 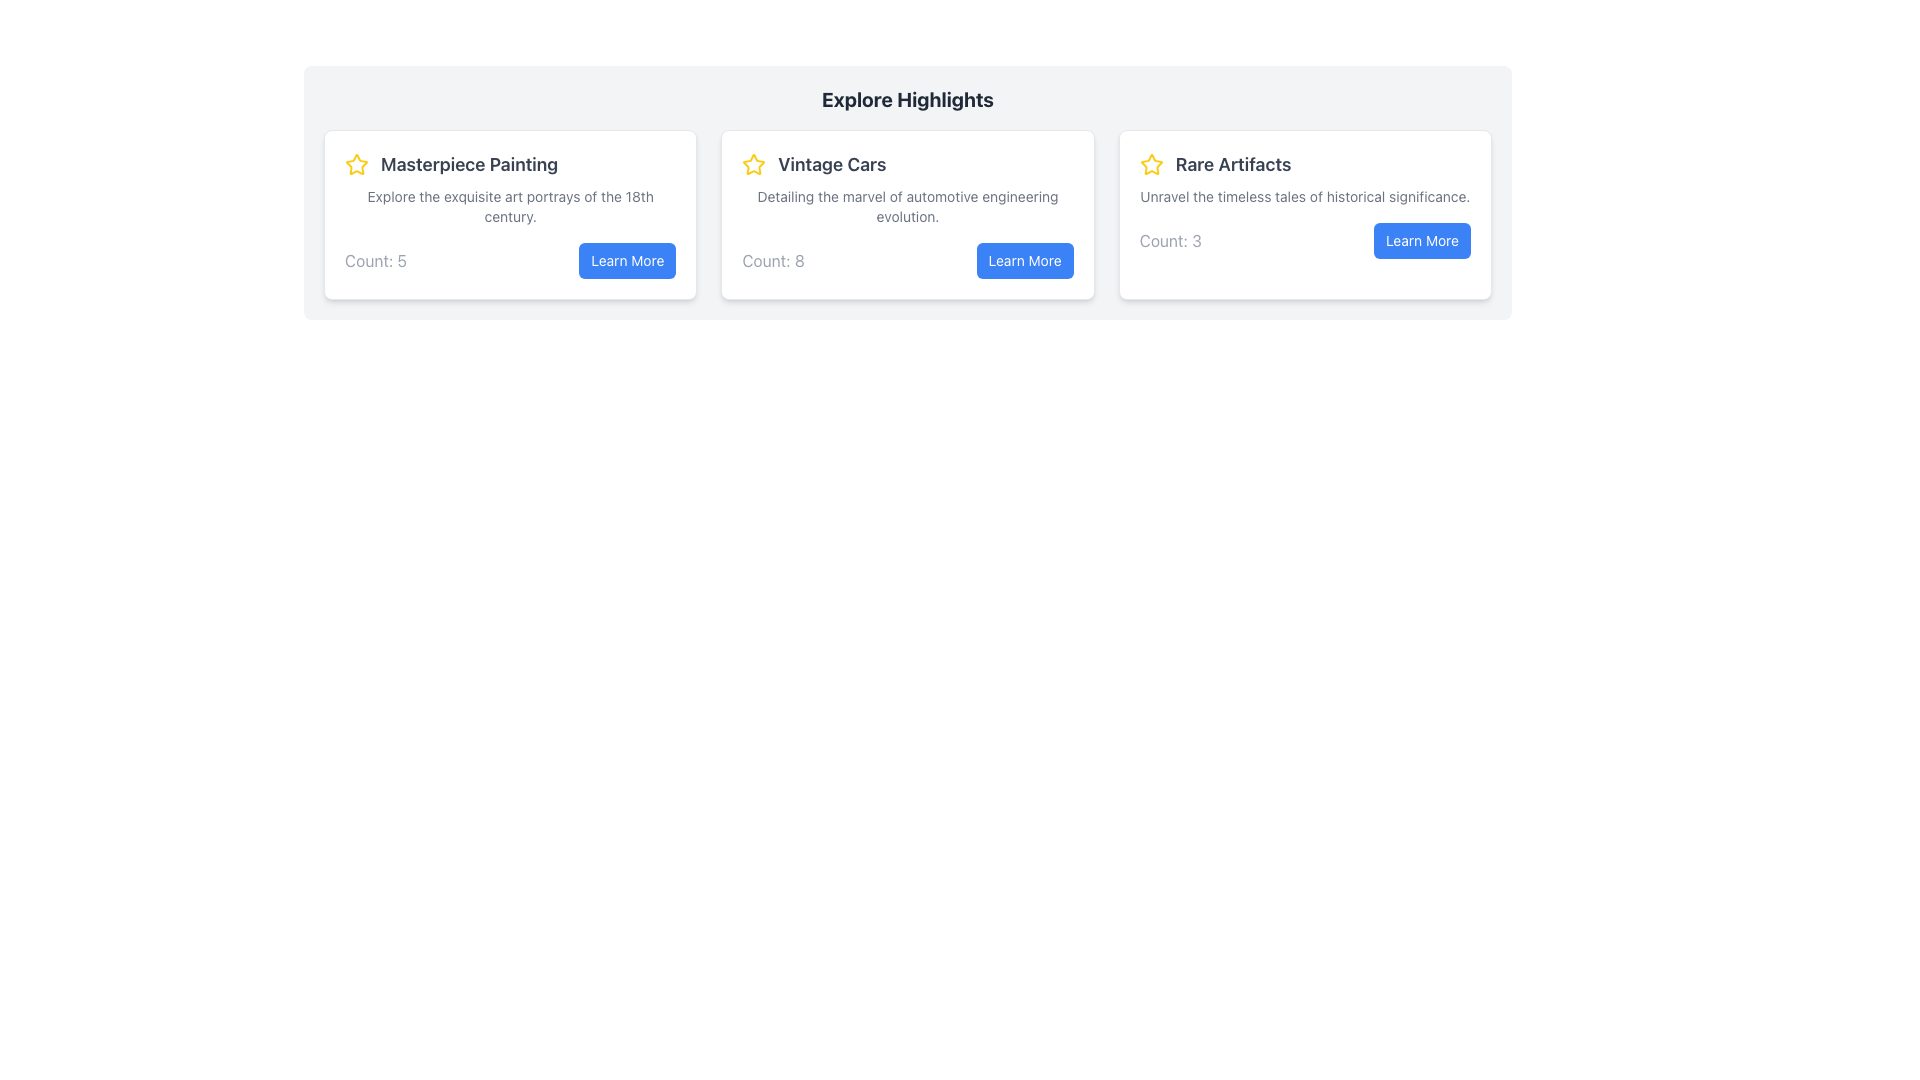 I want to click on the bold yellow star icon located at the top left of the 'Vintage Cars' card, so click(x=753, y=164).